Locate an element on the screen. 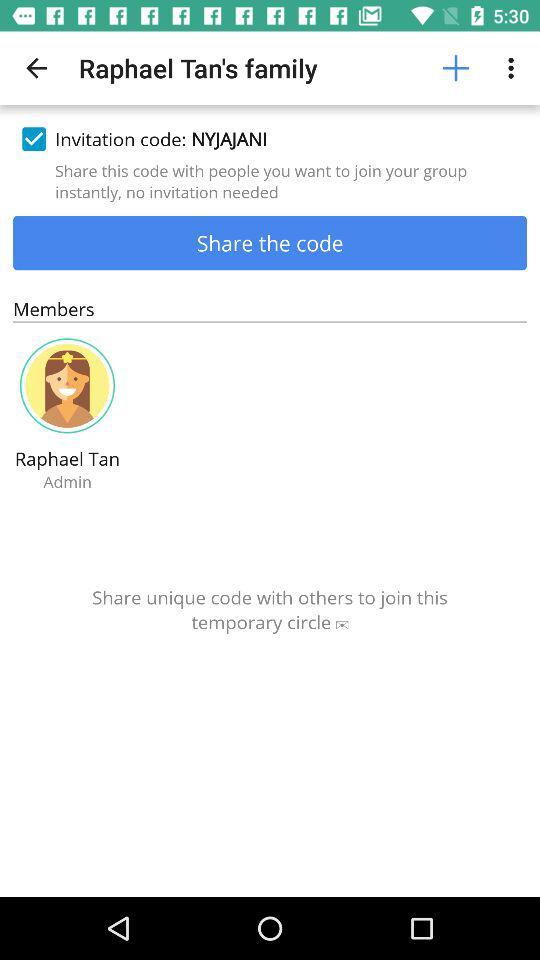 Image resolution: width=540 pixels, height=960 pixels. item above the invitation code: nyjajani item is located at coordinates (455, 68).